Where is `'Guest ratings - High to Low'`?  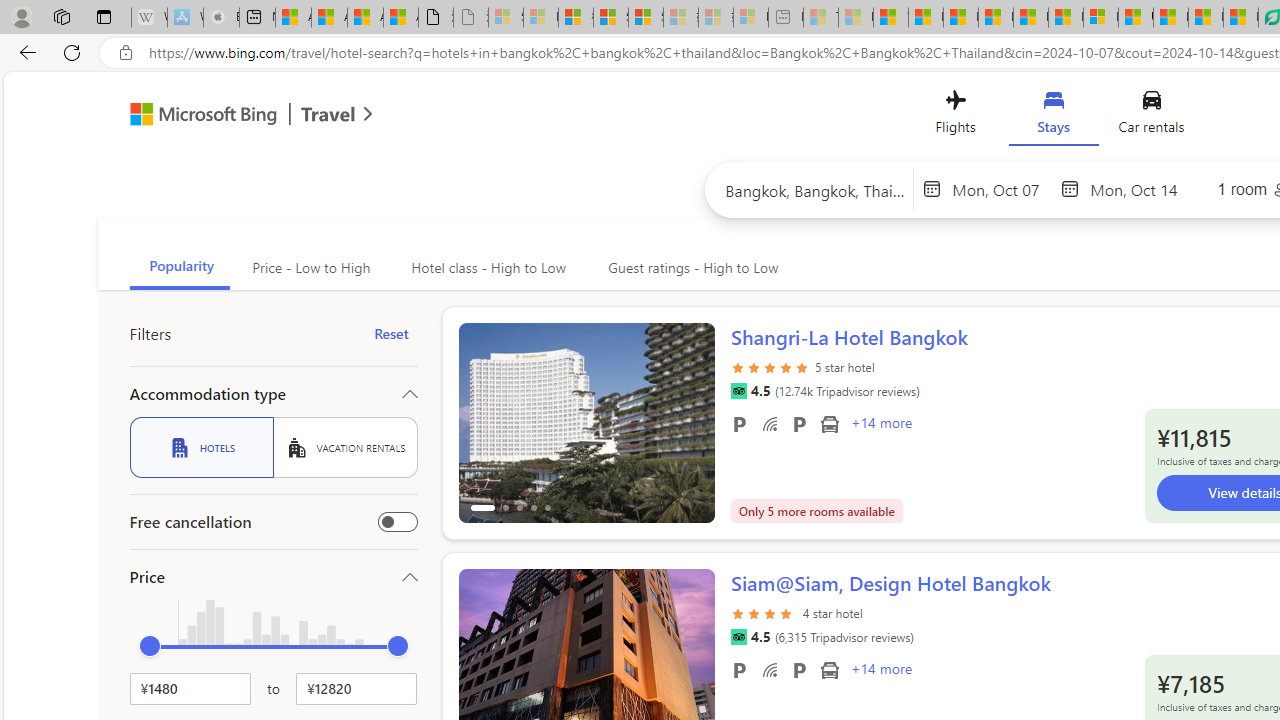 'Guest ratings - High to Low' is located at coordinates (690, 267).